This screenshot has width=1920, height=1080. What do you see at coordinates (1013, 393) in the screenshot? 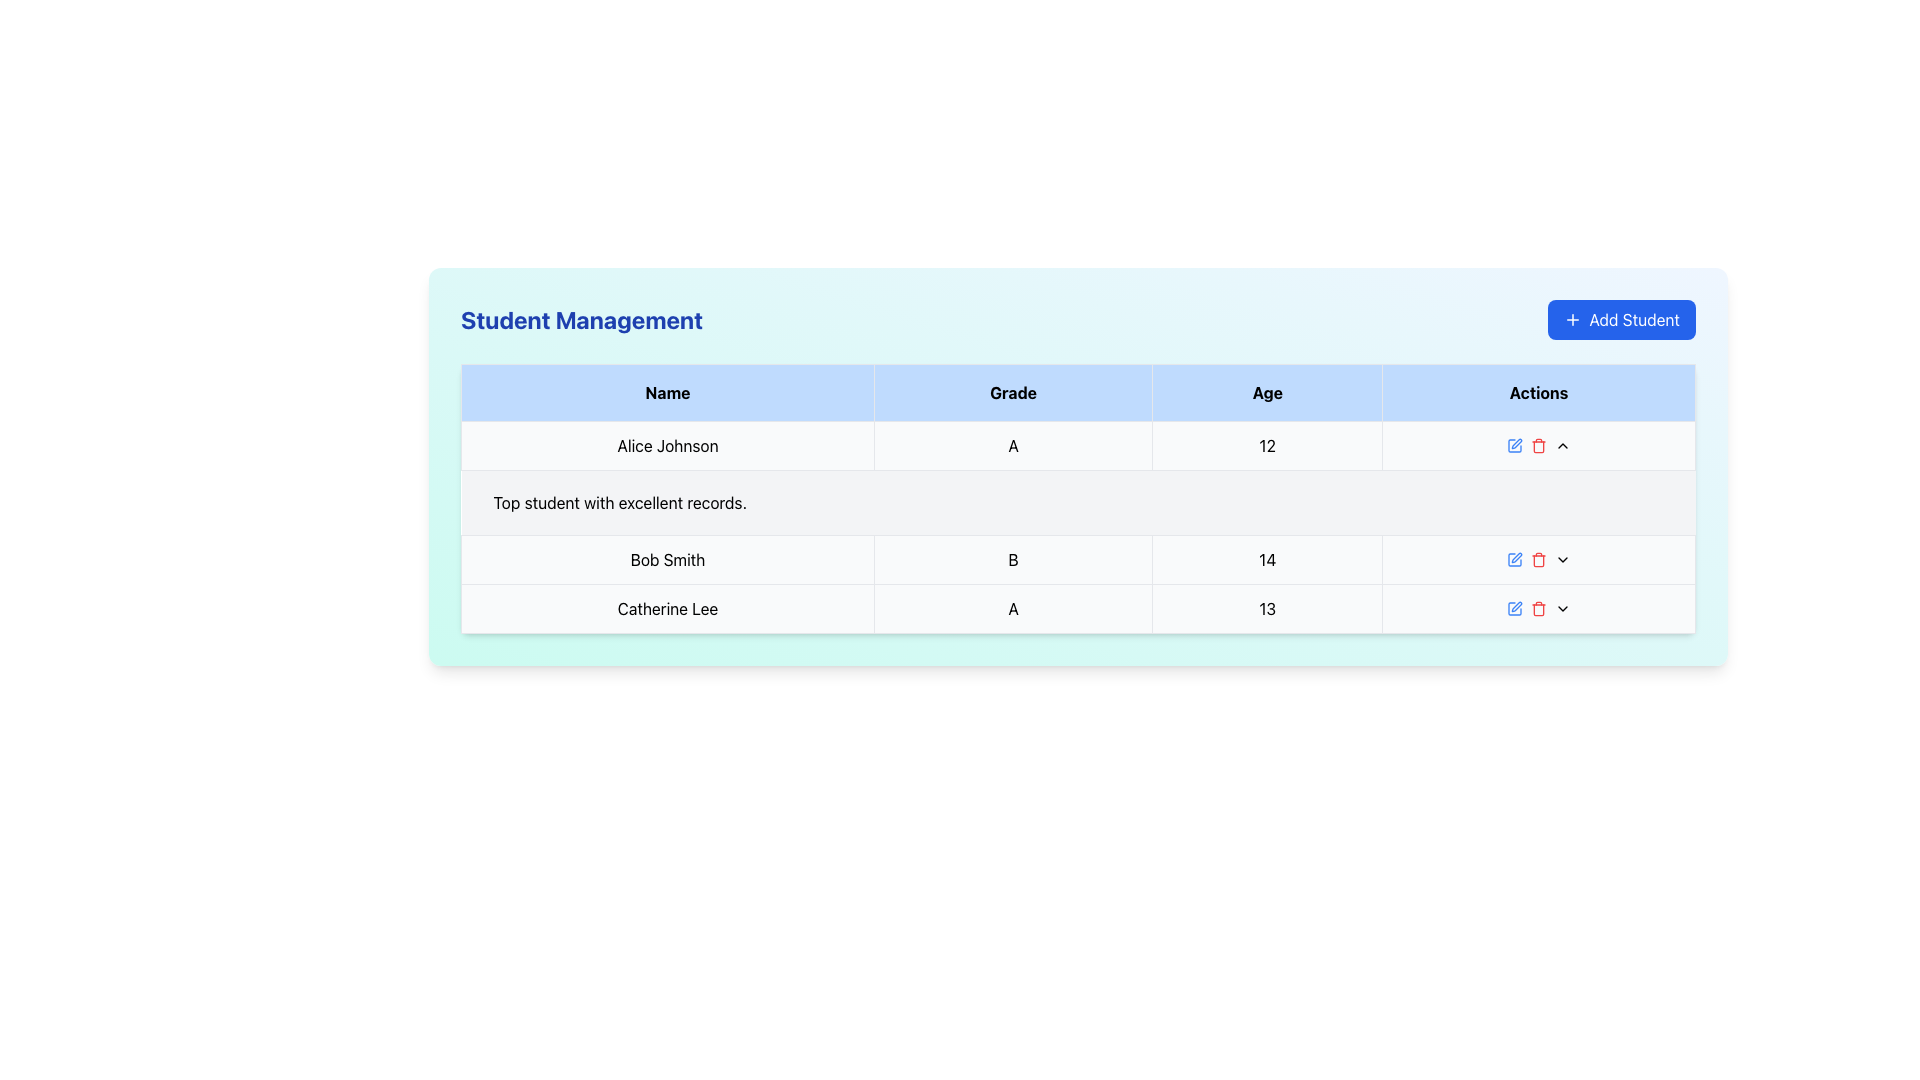
I see `the 'Grade' table header, which is the second column in the header row of a table, located on a blue background with bold text` at bounding box center [1013, 393].